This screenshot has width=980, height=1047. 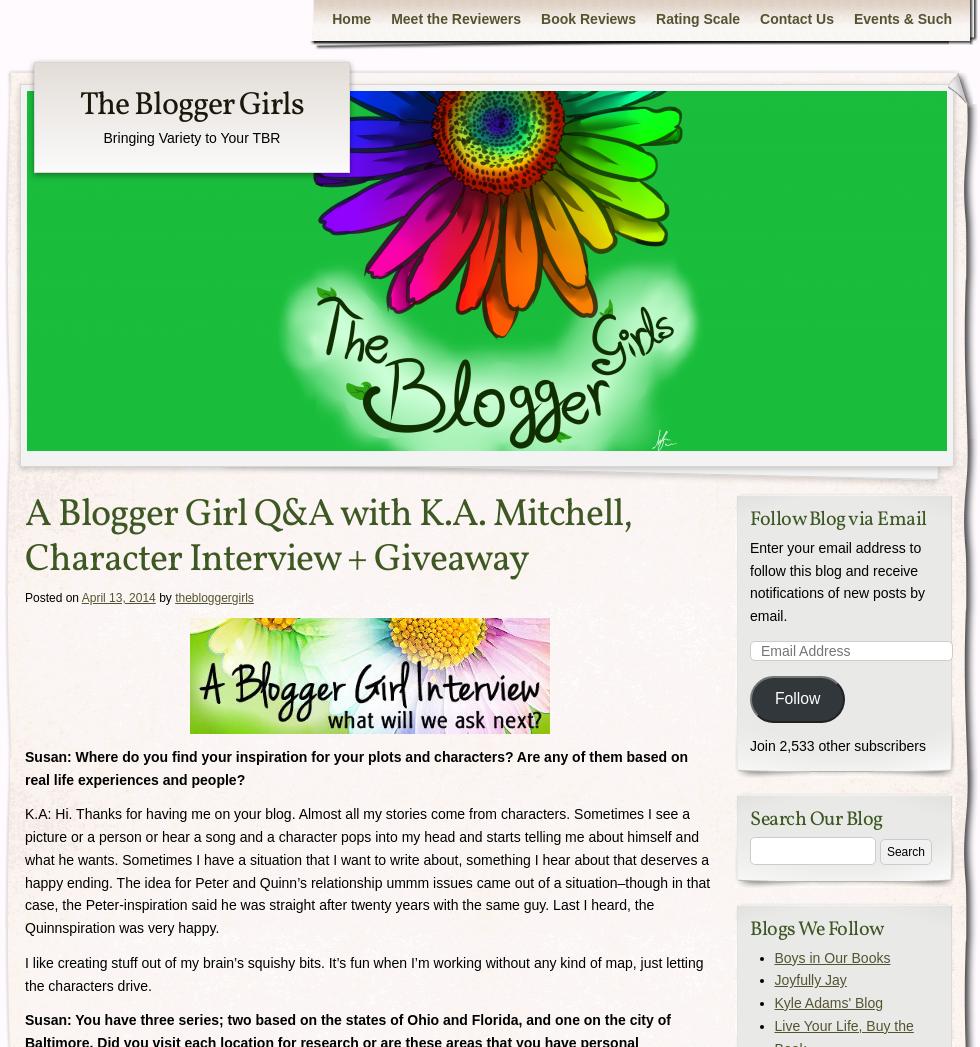 I want to click on 'Follow Blog via Email', so click(x=837, y=517).